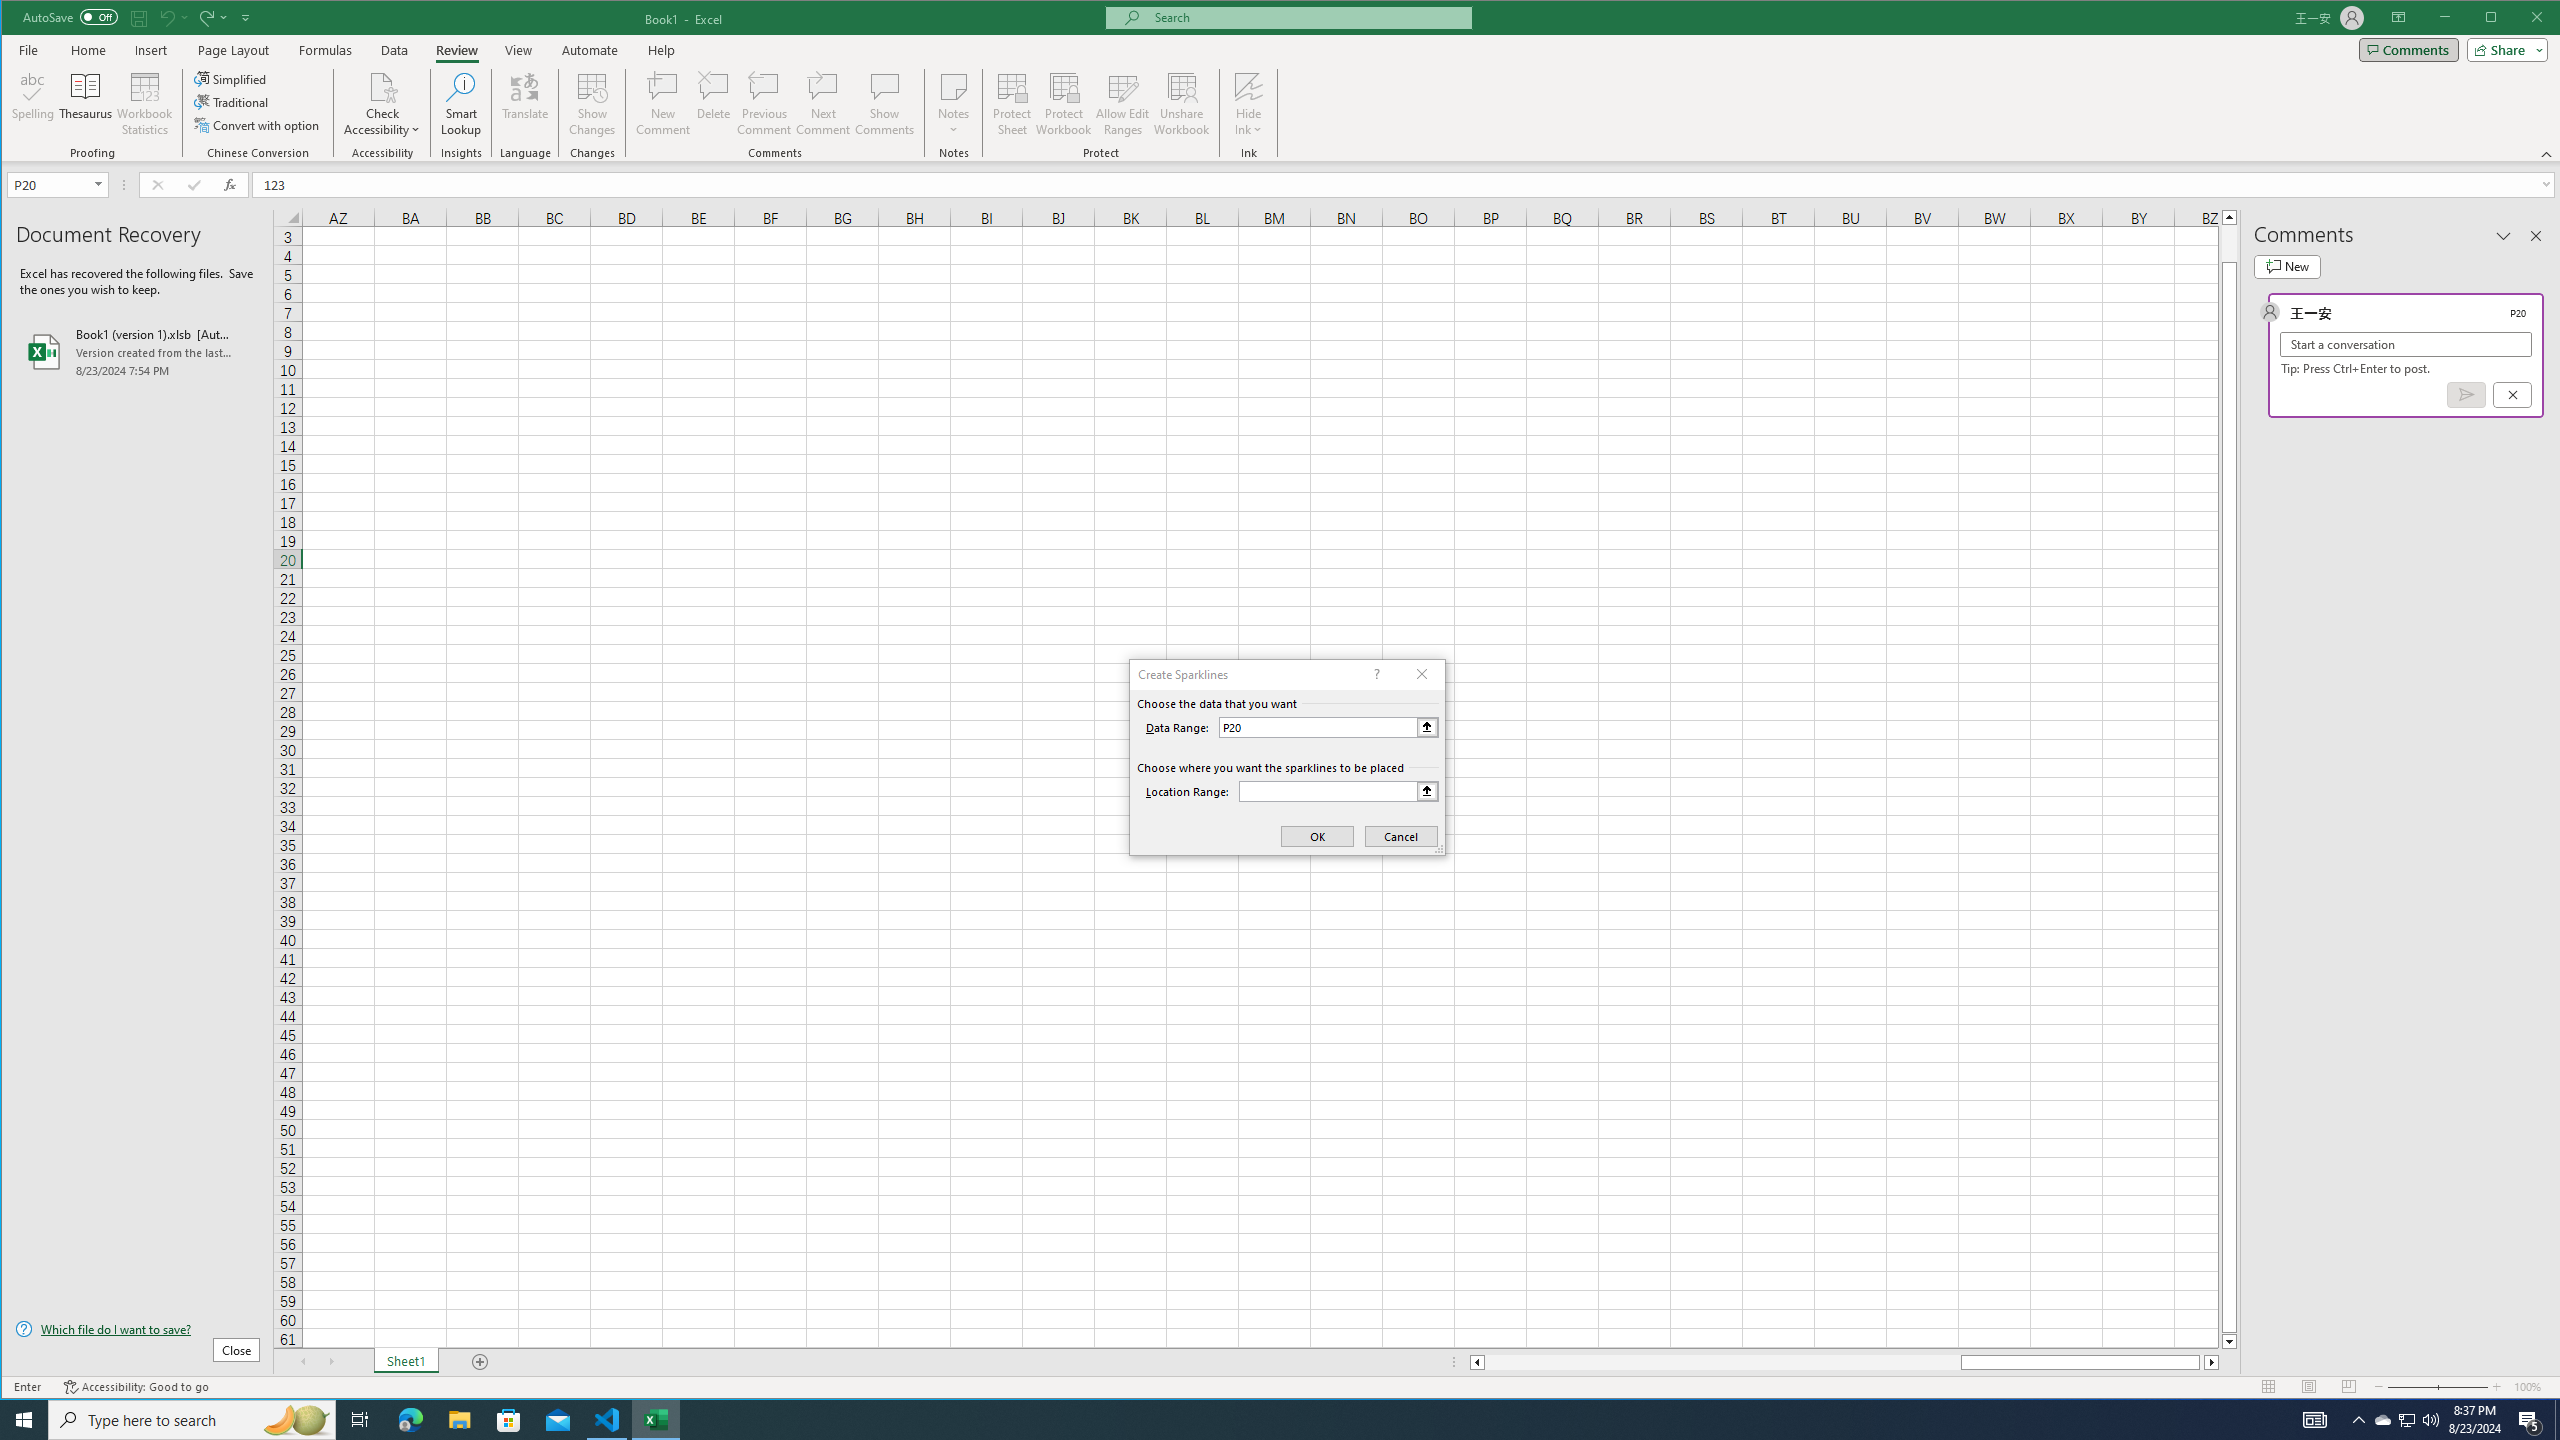  What do you see at coordinates (884, 103) in the screenshot?
I see `'Show Comments'` at bounding box center [884, 103].